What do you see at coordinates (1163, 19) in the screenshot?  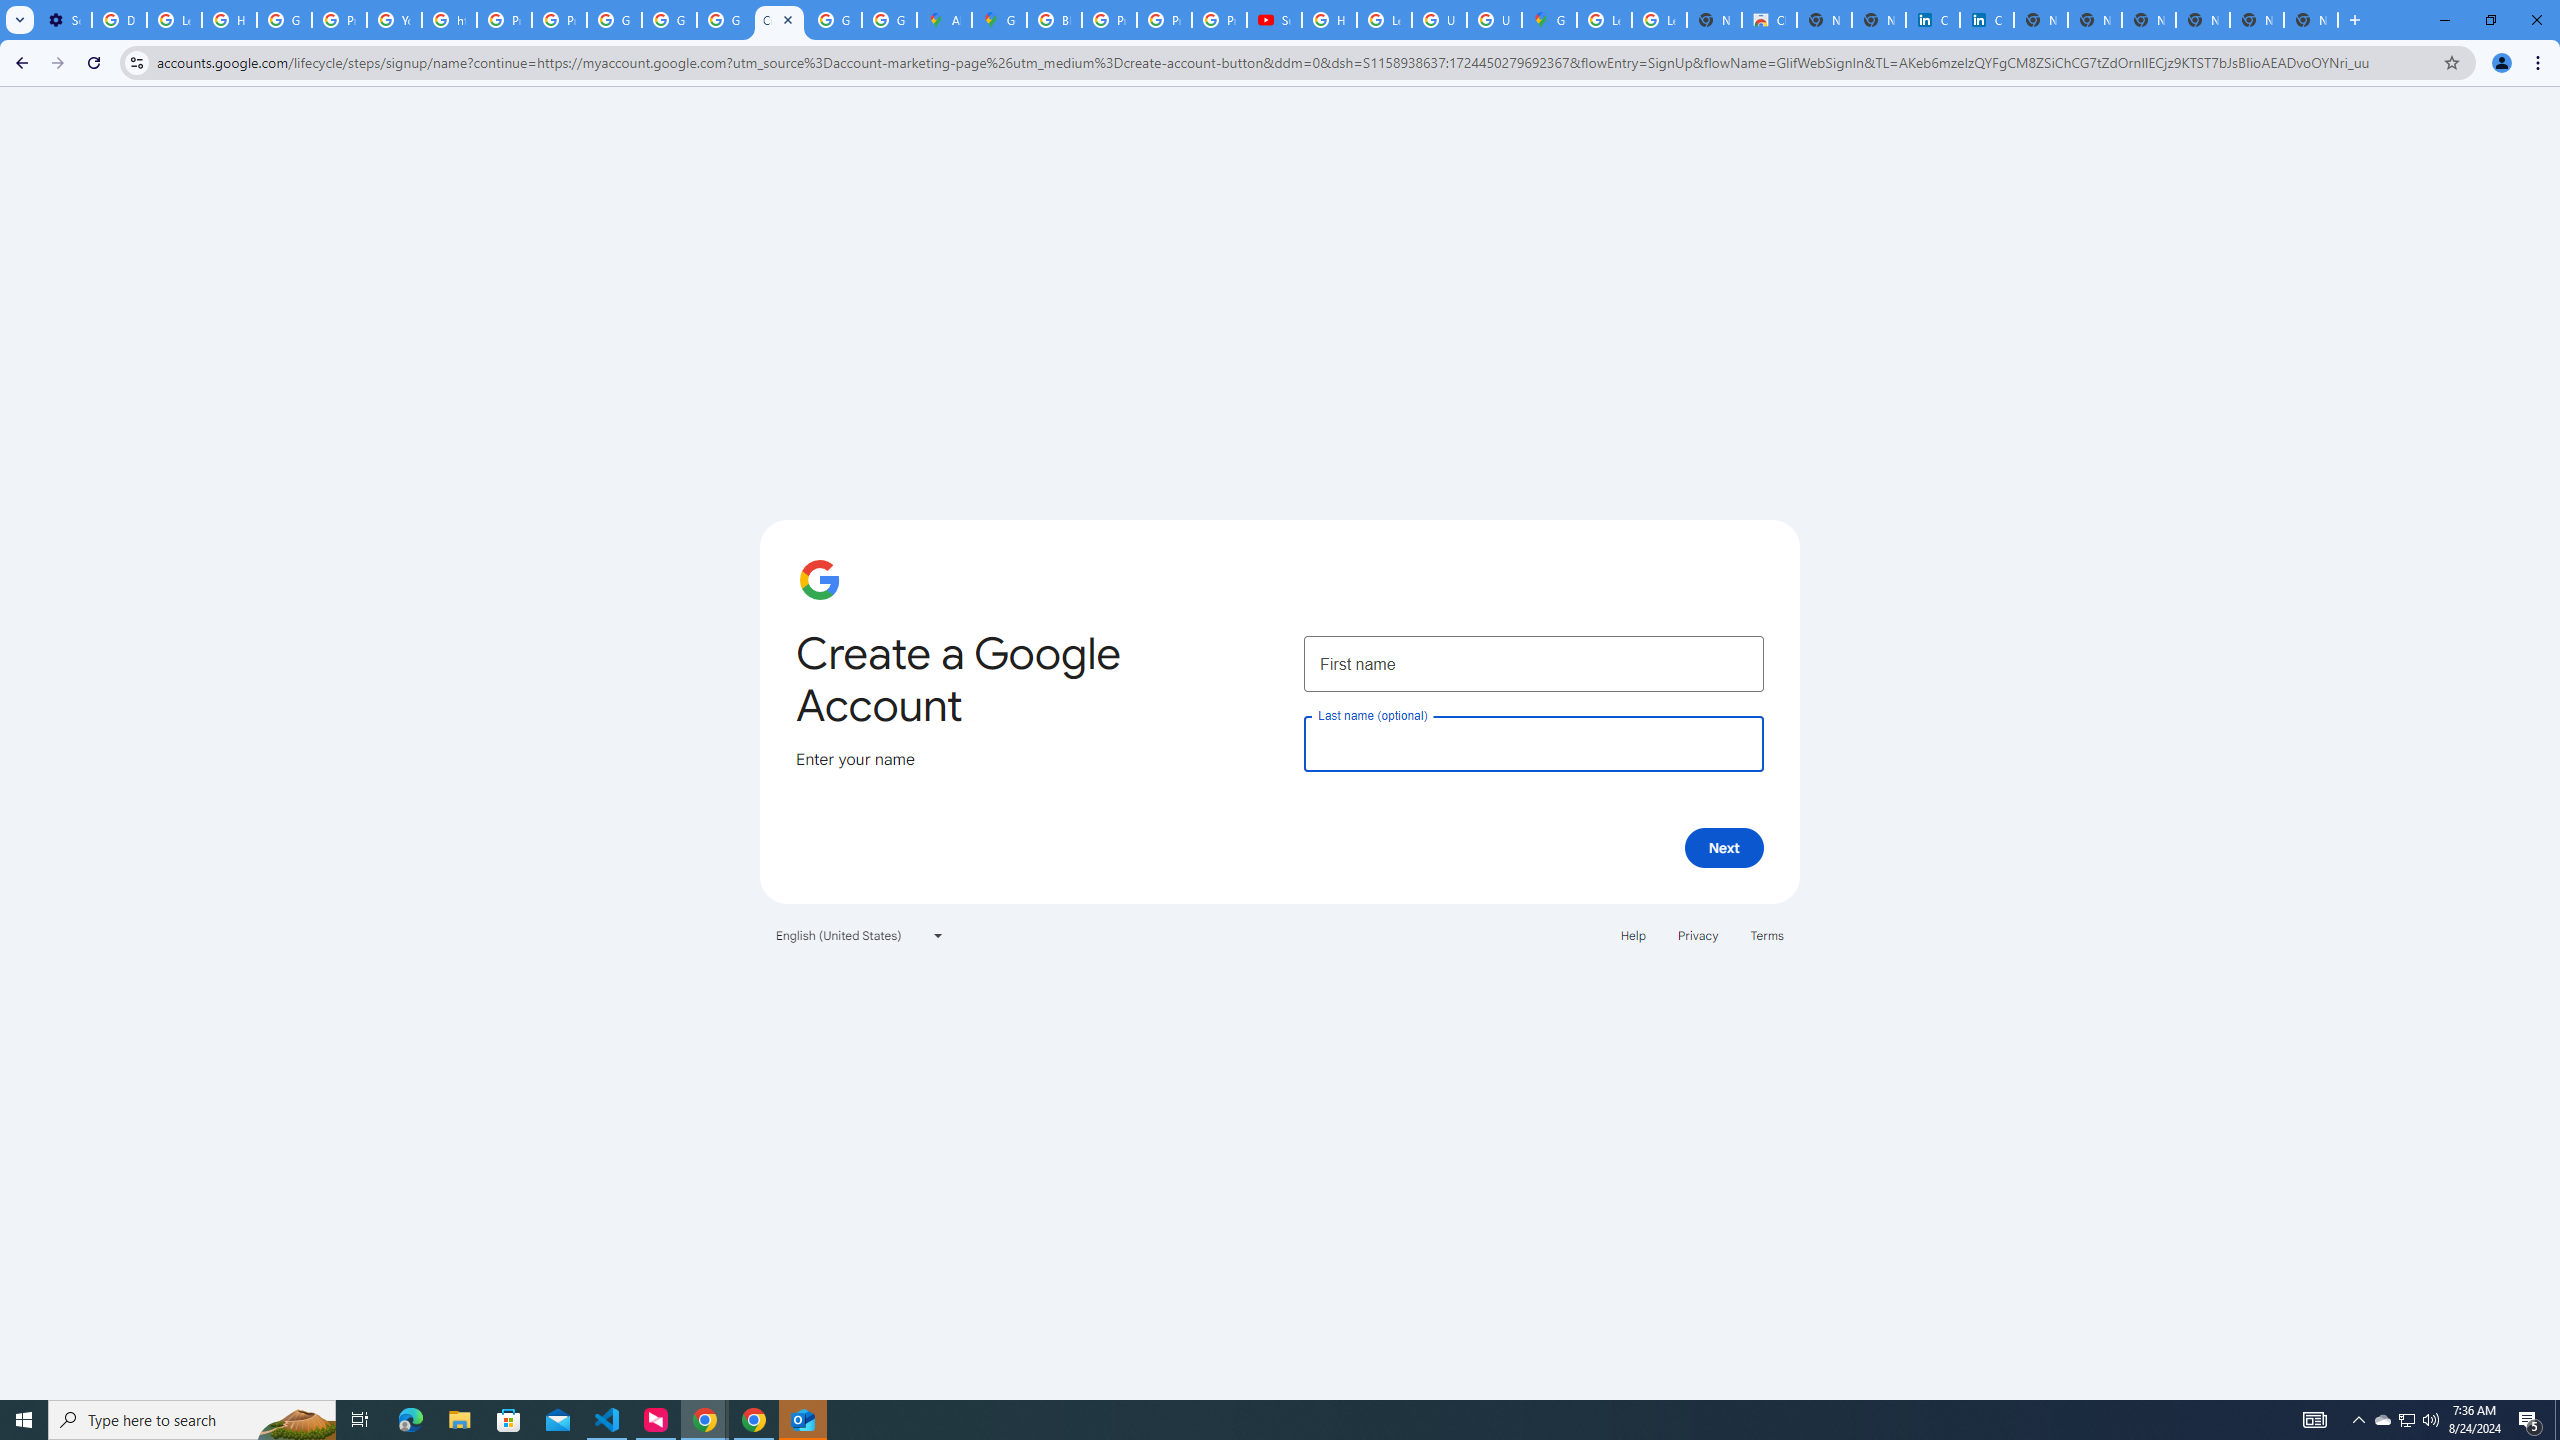 I see `'Privacy Help Center - Policies Help'` at bounding box center [1163, 19].